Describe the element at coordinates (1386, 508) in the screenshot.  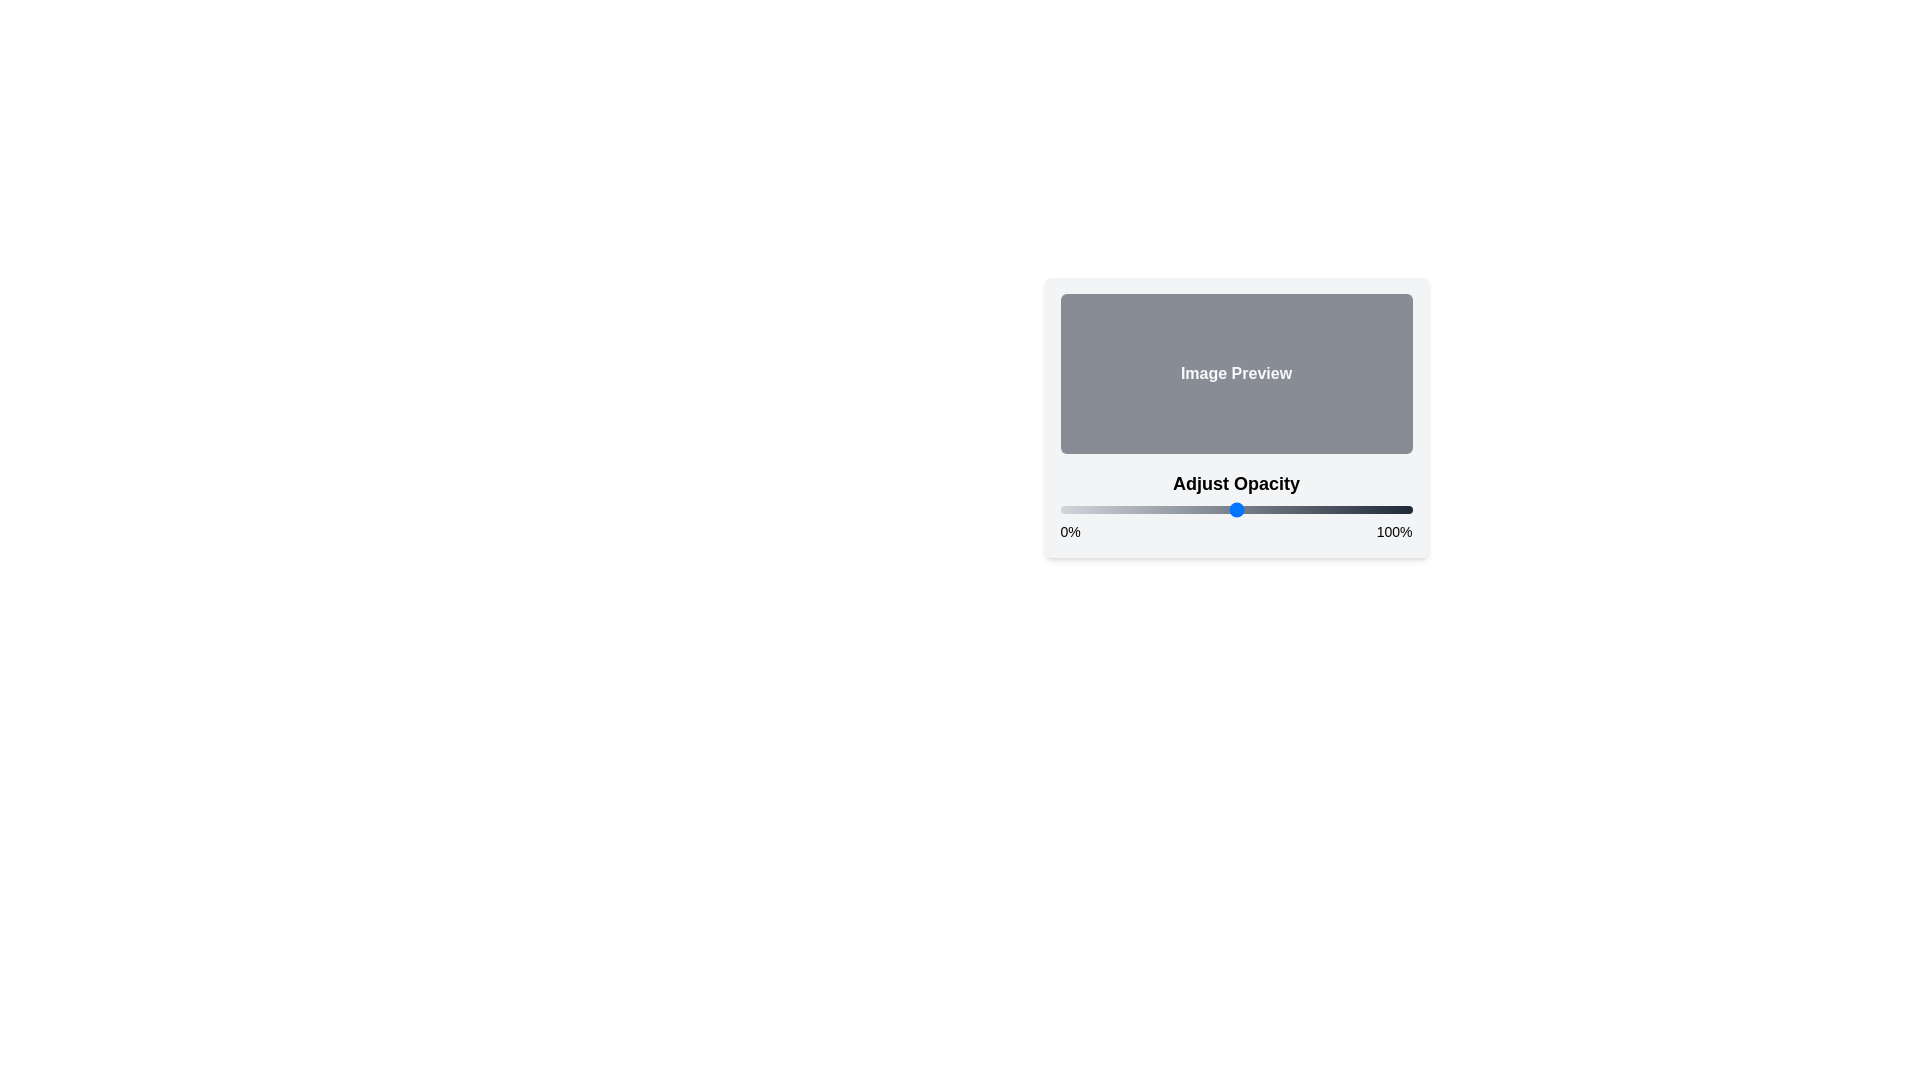
I see `slider value` at that location.